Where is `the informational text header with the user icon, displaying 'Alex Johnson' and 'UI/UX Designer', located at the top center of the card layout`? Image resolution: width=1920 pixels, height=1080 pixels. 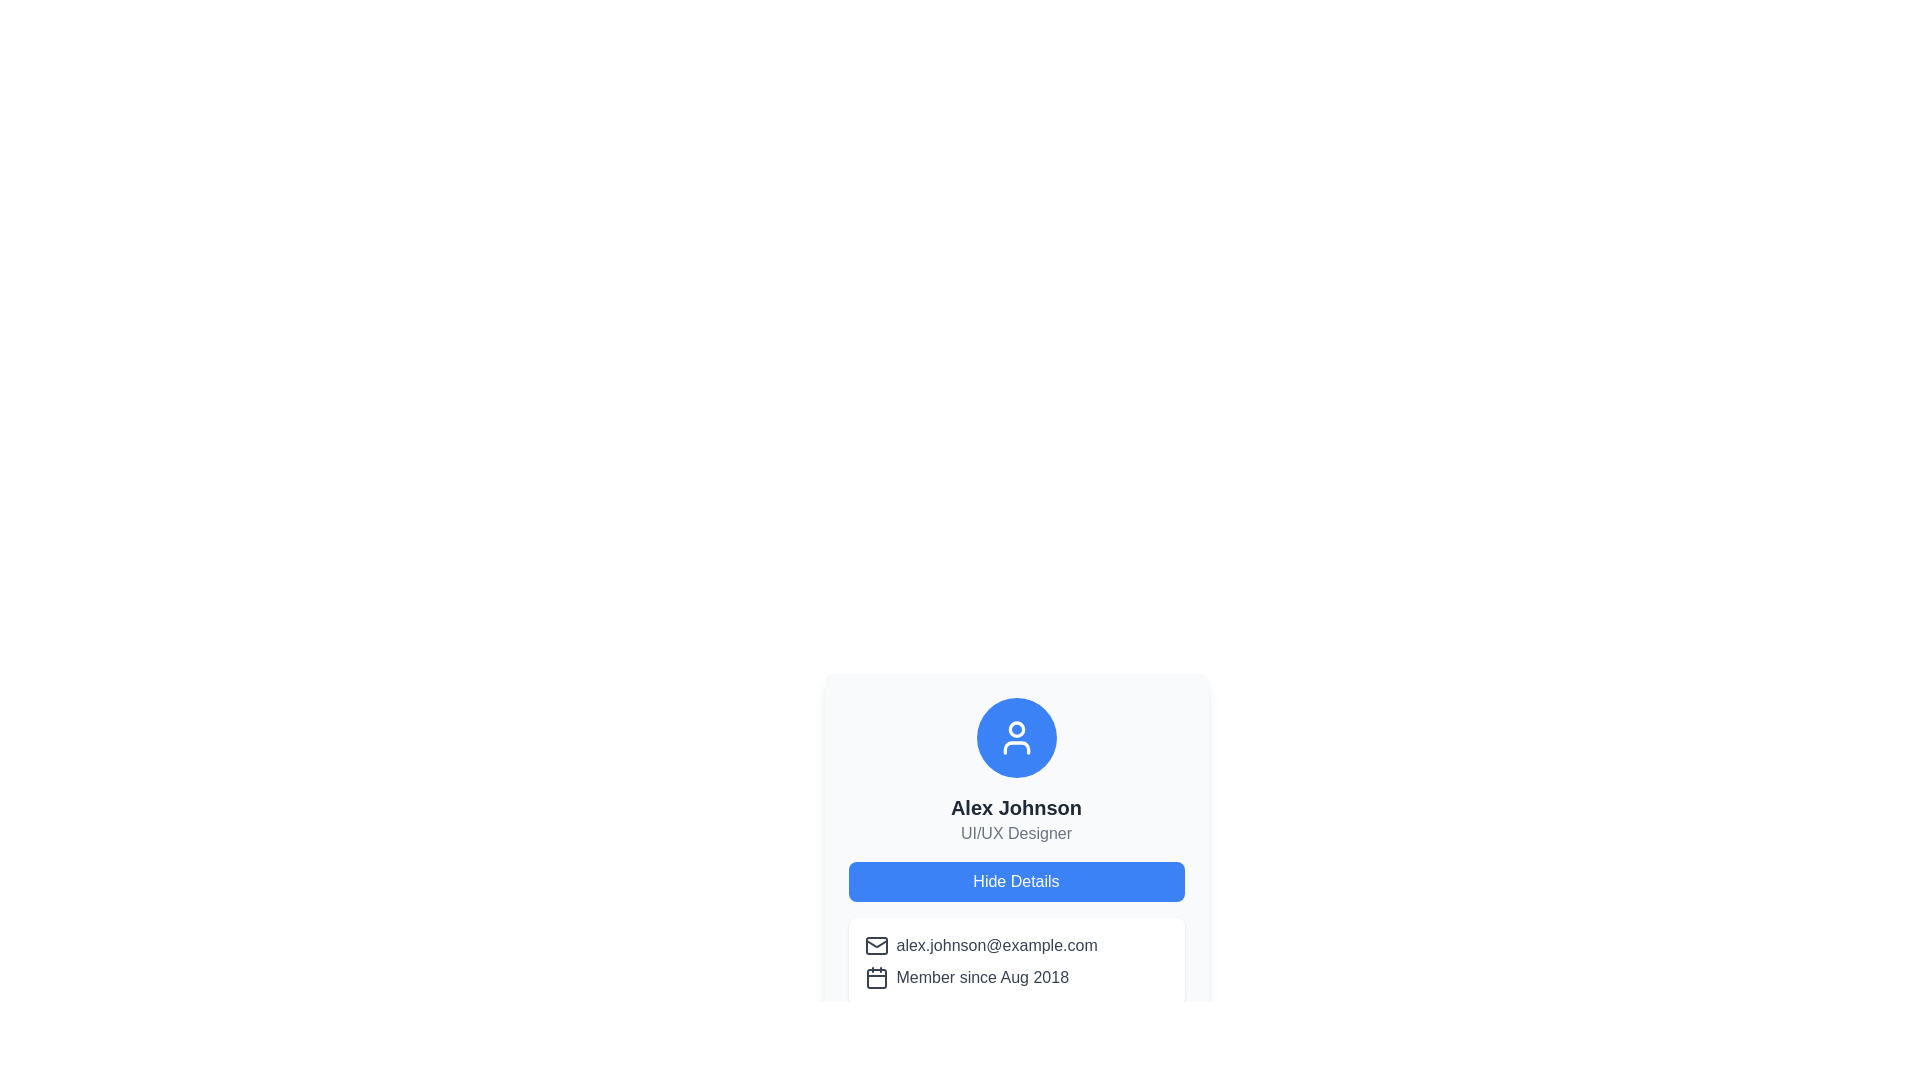 the informational text header with the user icon, displaying 'Alex Johnson' and 'UI/UX Designer', located at the top center of the card layout is located at coordinates (1016, 770).